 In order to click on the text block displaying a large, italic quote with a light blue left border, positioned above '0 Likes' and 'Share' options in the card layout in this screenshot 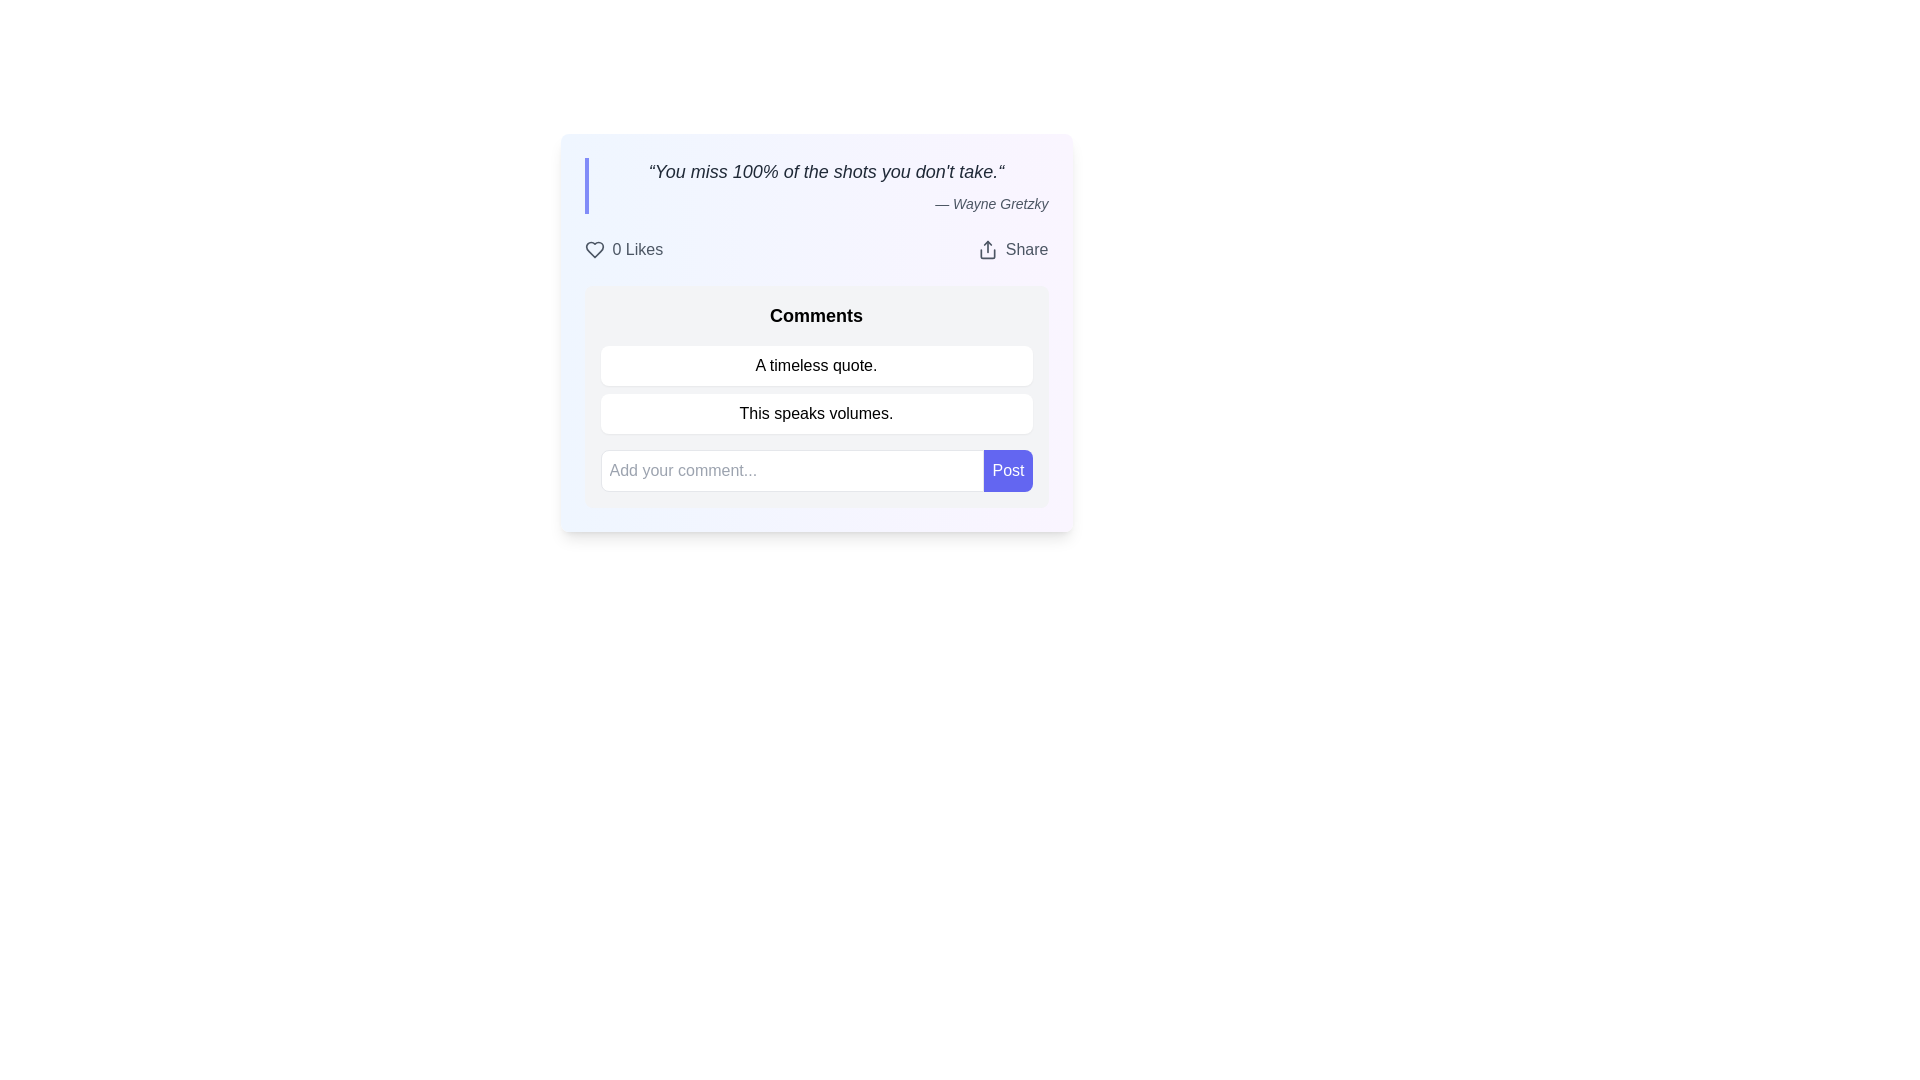, I will do `click(816, 185)`.